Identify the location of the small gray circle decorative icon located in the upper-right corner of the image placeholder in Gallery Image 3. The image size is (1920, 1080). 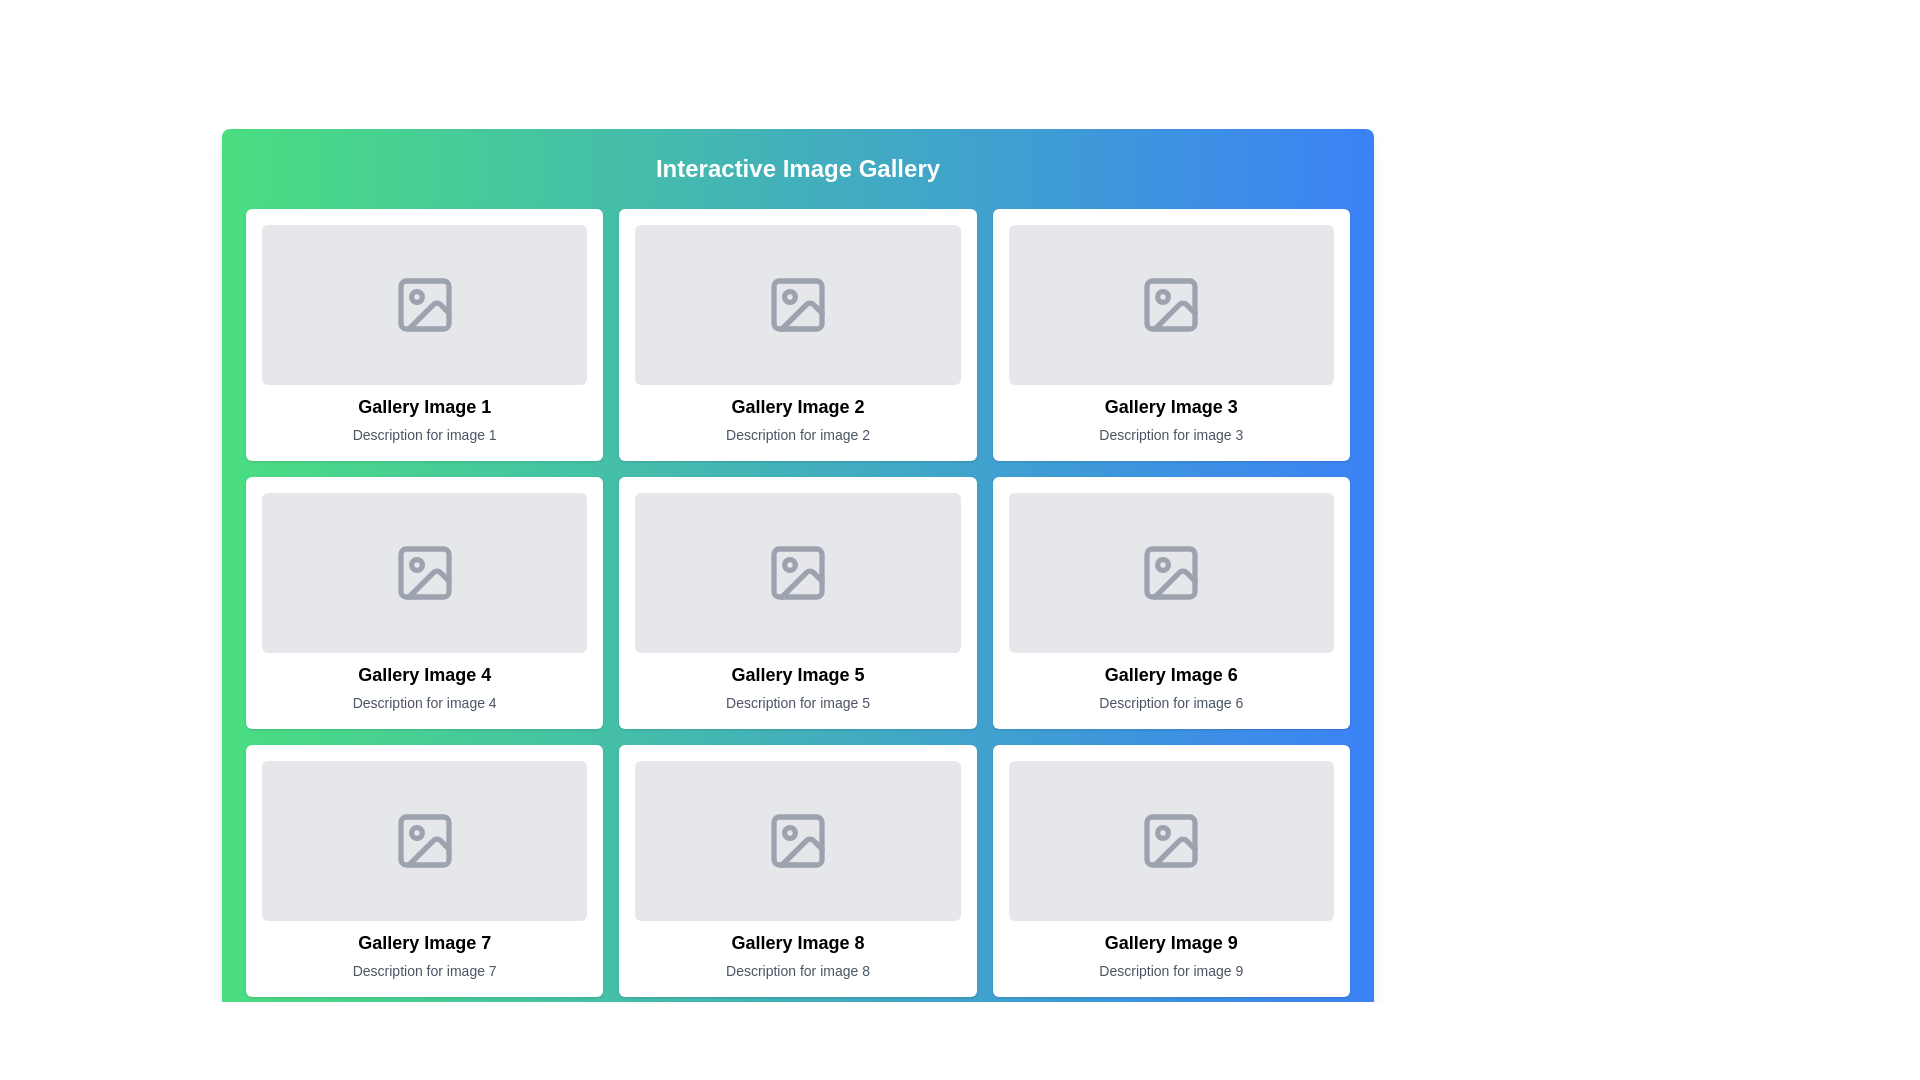
(1163, 297).